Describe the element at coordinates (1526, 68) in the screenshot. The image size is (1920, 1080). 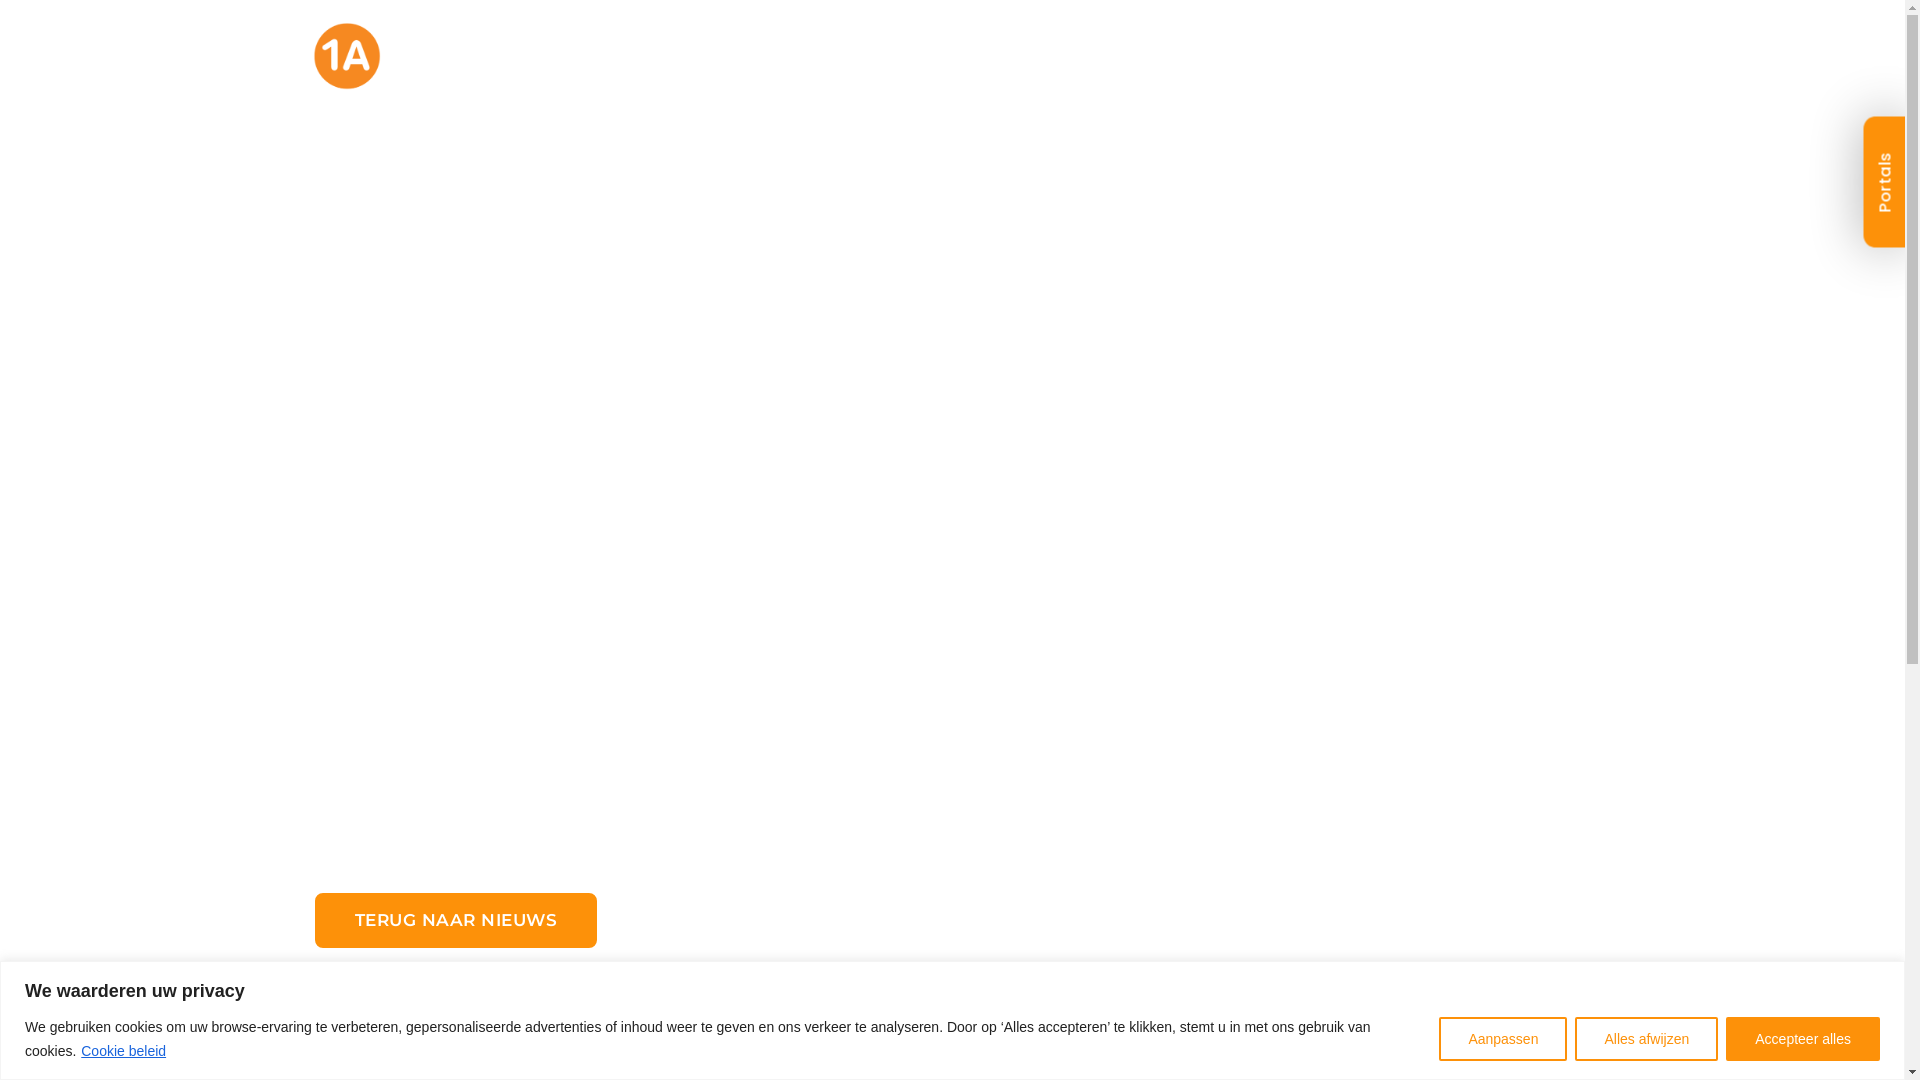
I see `'contact'` at that location.